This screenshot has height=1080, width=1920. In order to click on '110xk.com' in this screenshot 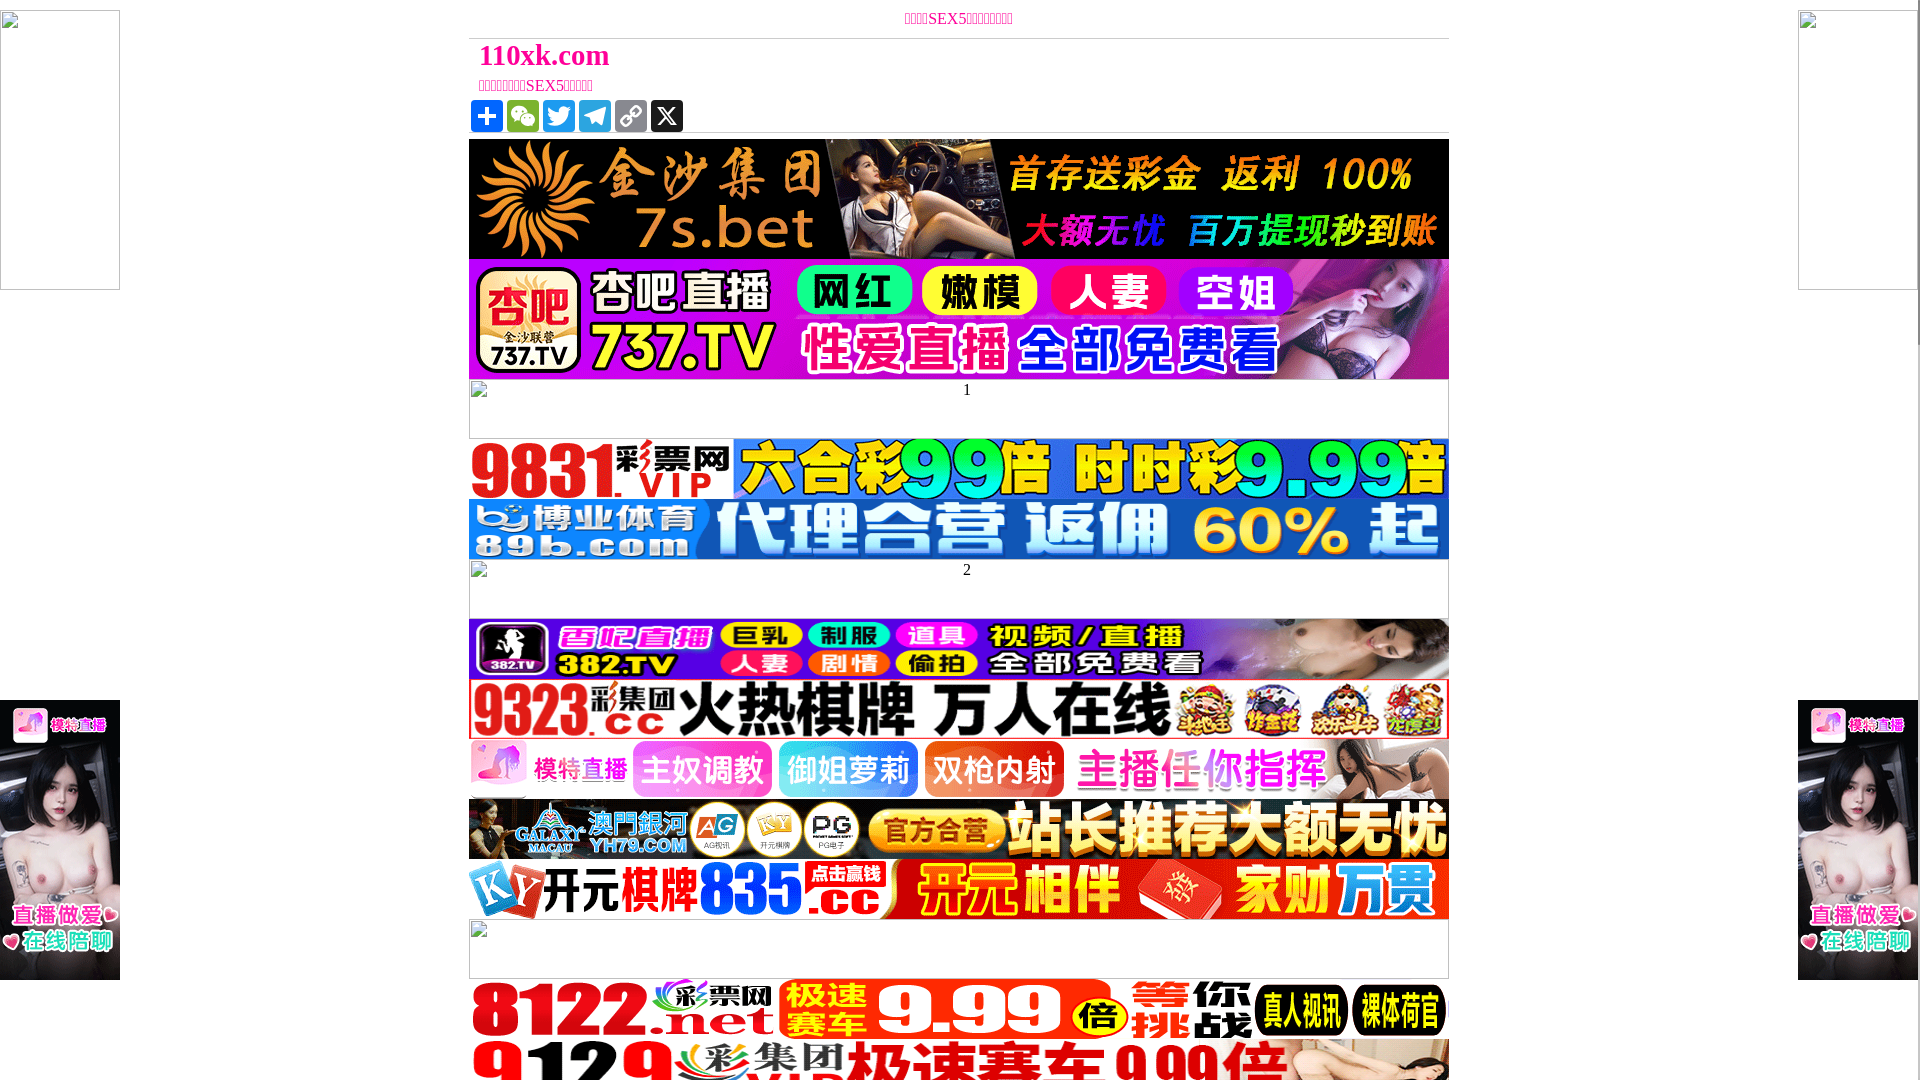, I will do `click(836, 54)`.